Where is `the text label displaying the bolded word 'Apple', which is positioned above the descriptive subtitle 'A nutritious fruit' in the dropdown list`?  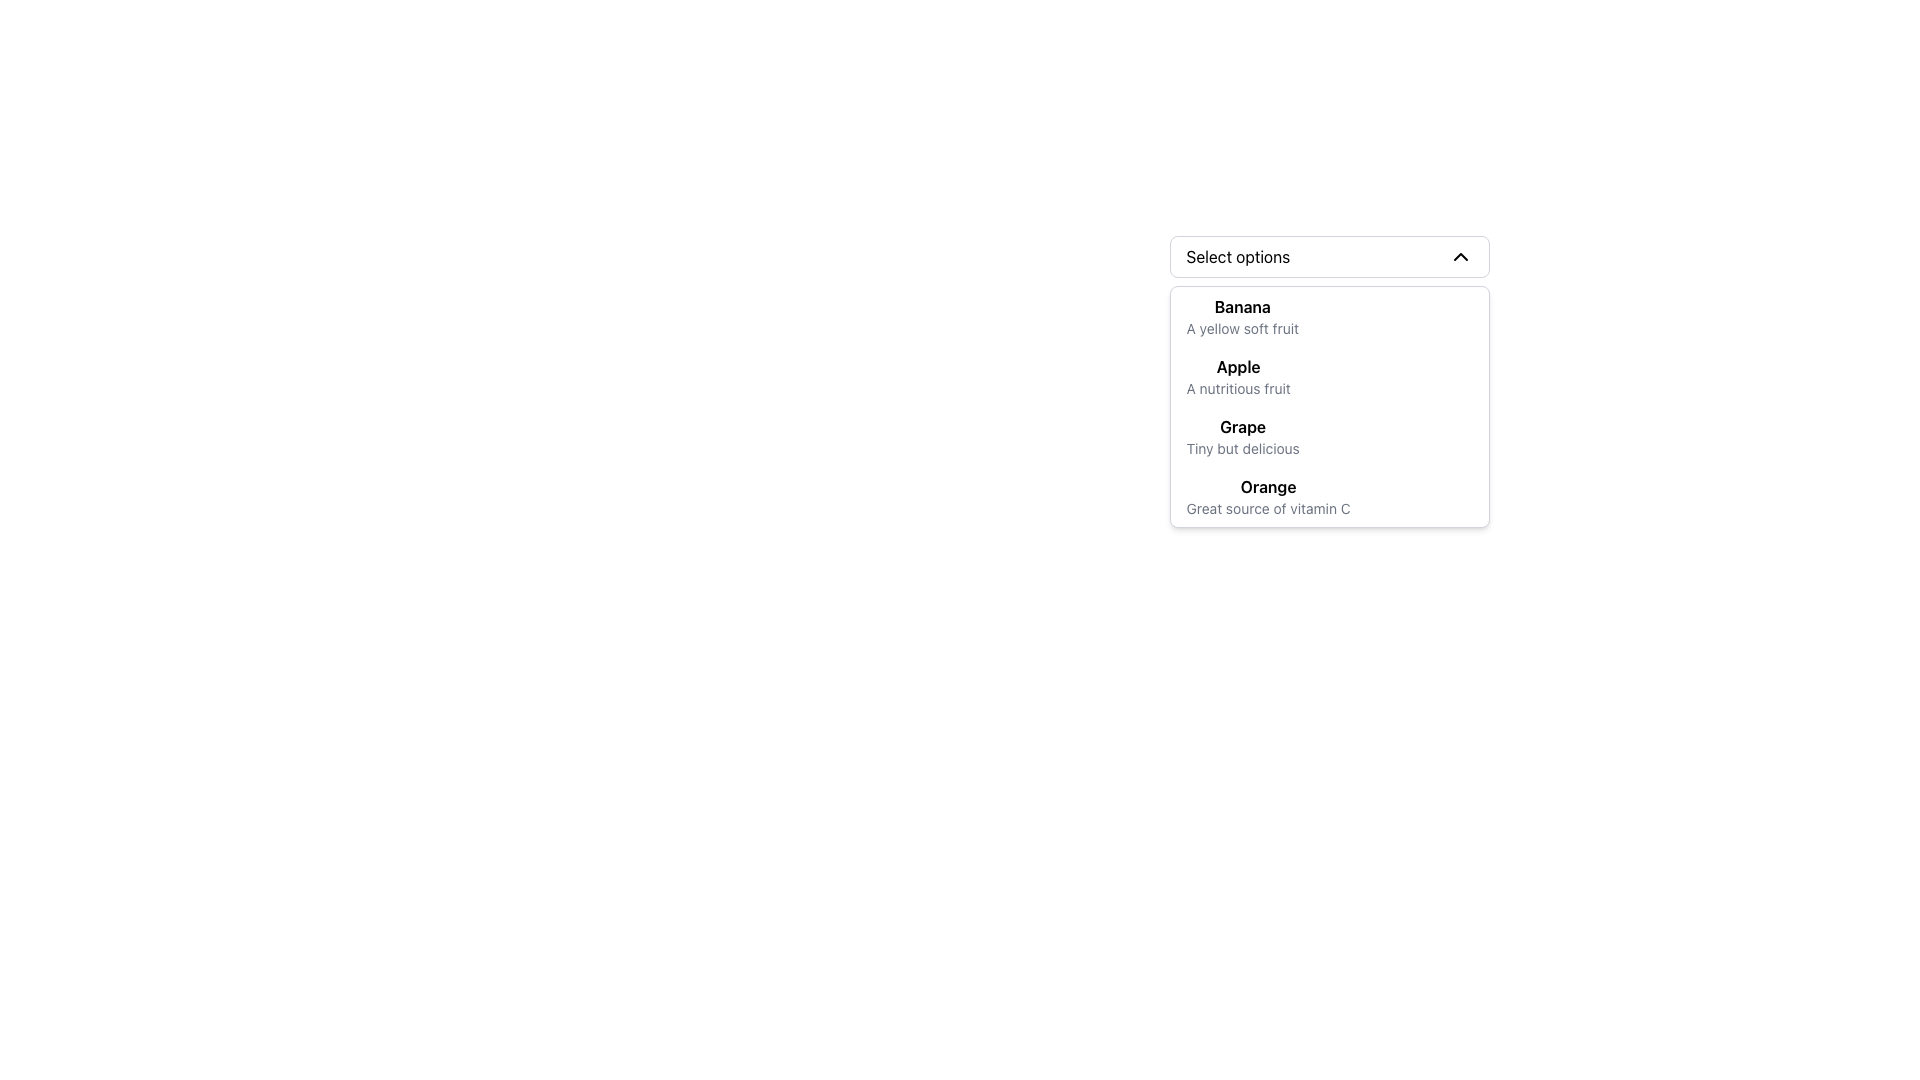
the text label displaying the bolded word 'Apple', which is positioned above the descriptive subtitle 'A nutritious fruit' in the dropdown list is located at coordinates (1237, 366).